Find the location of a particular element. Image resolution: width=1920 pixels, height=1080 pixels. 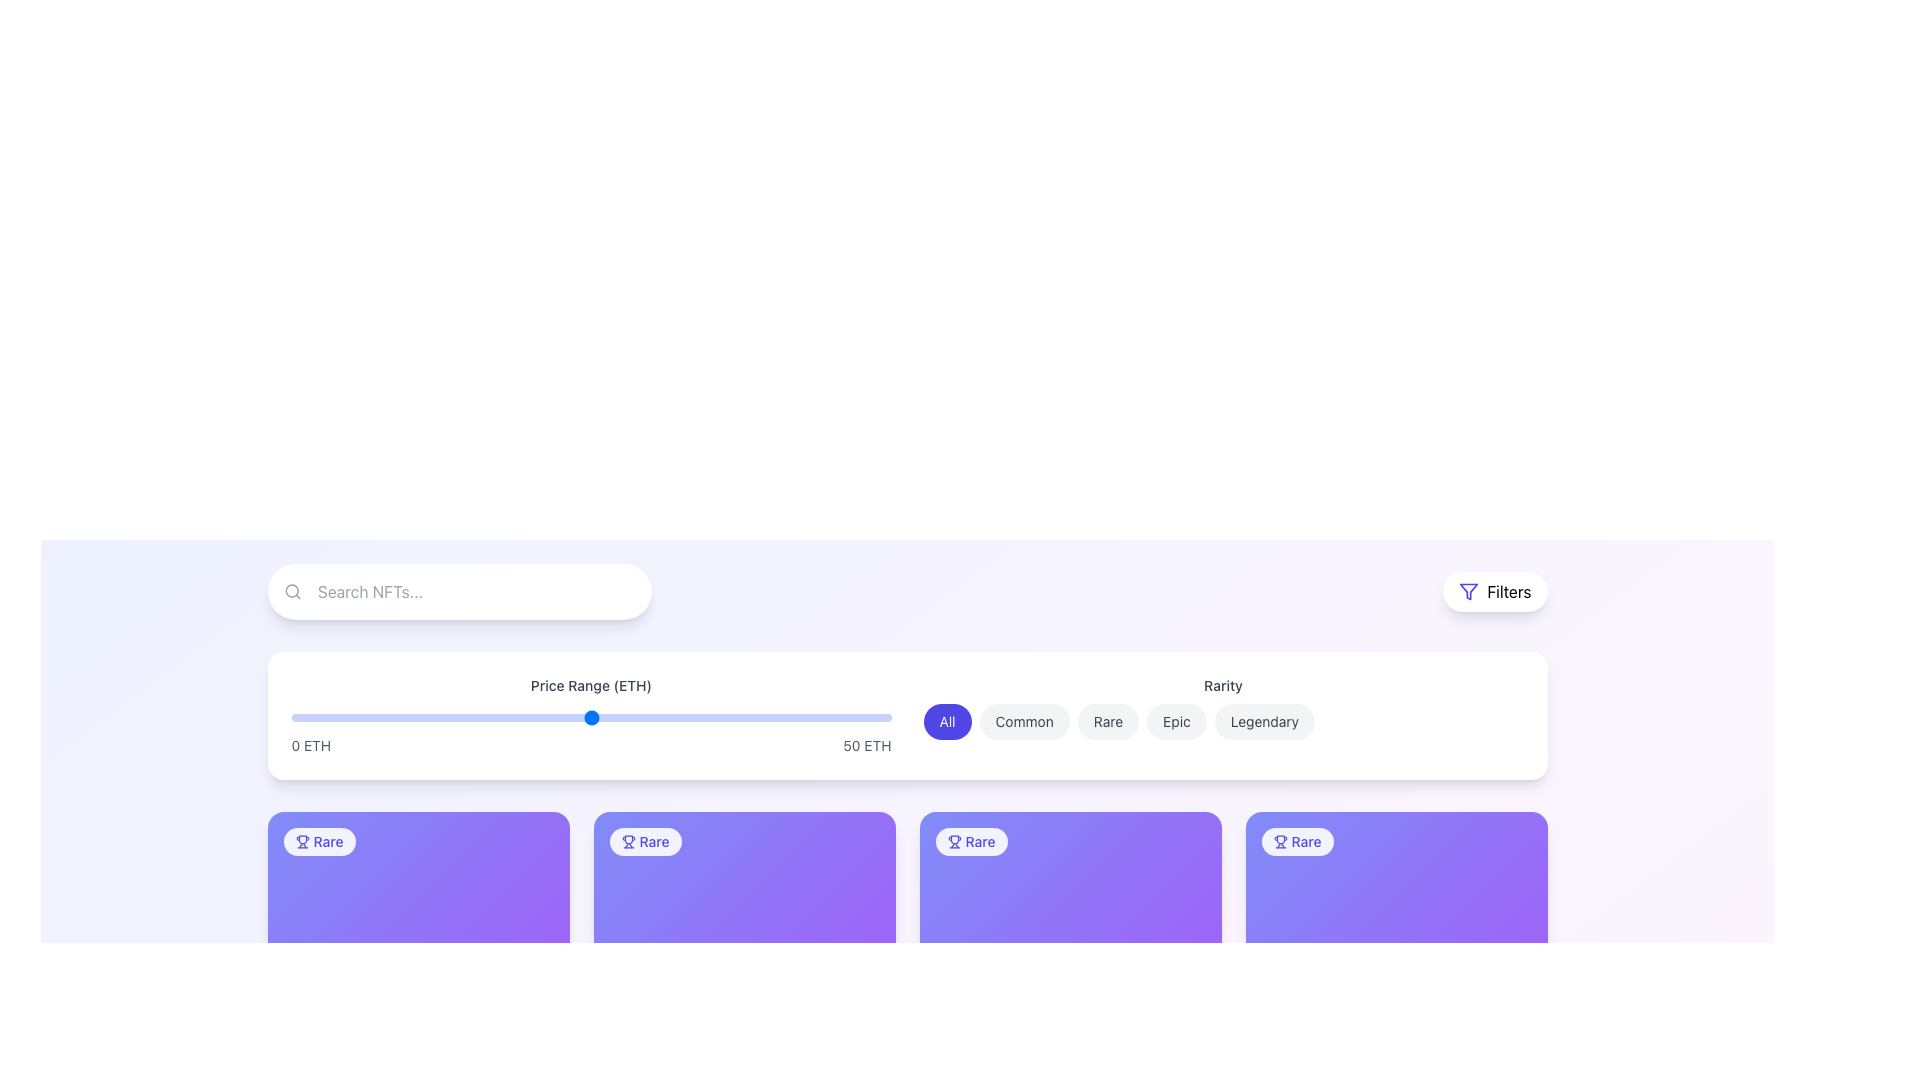

the price range slider is located at coordinates (584, 716).